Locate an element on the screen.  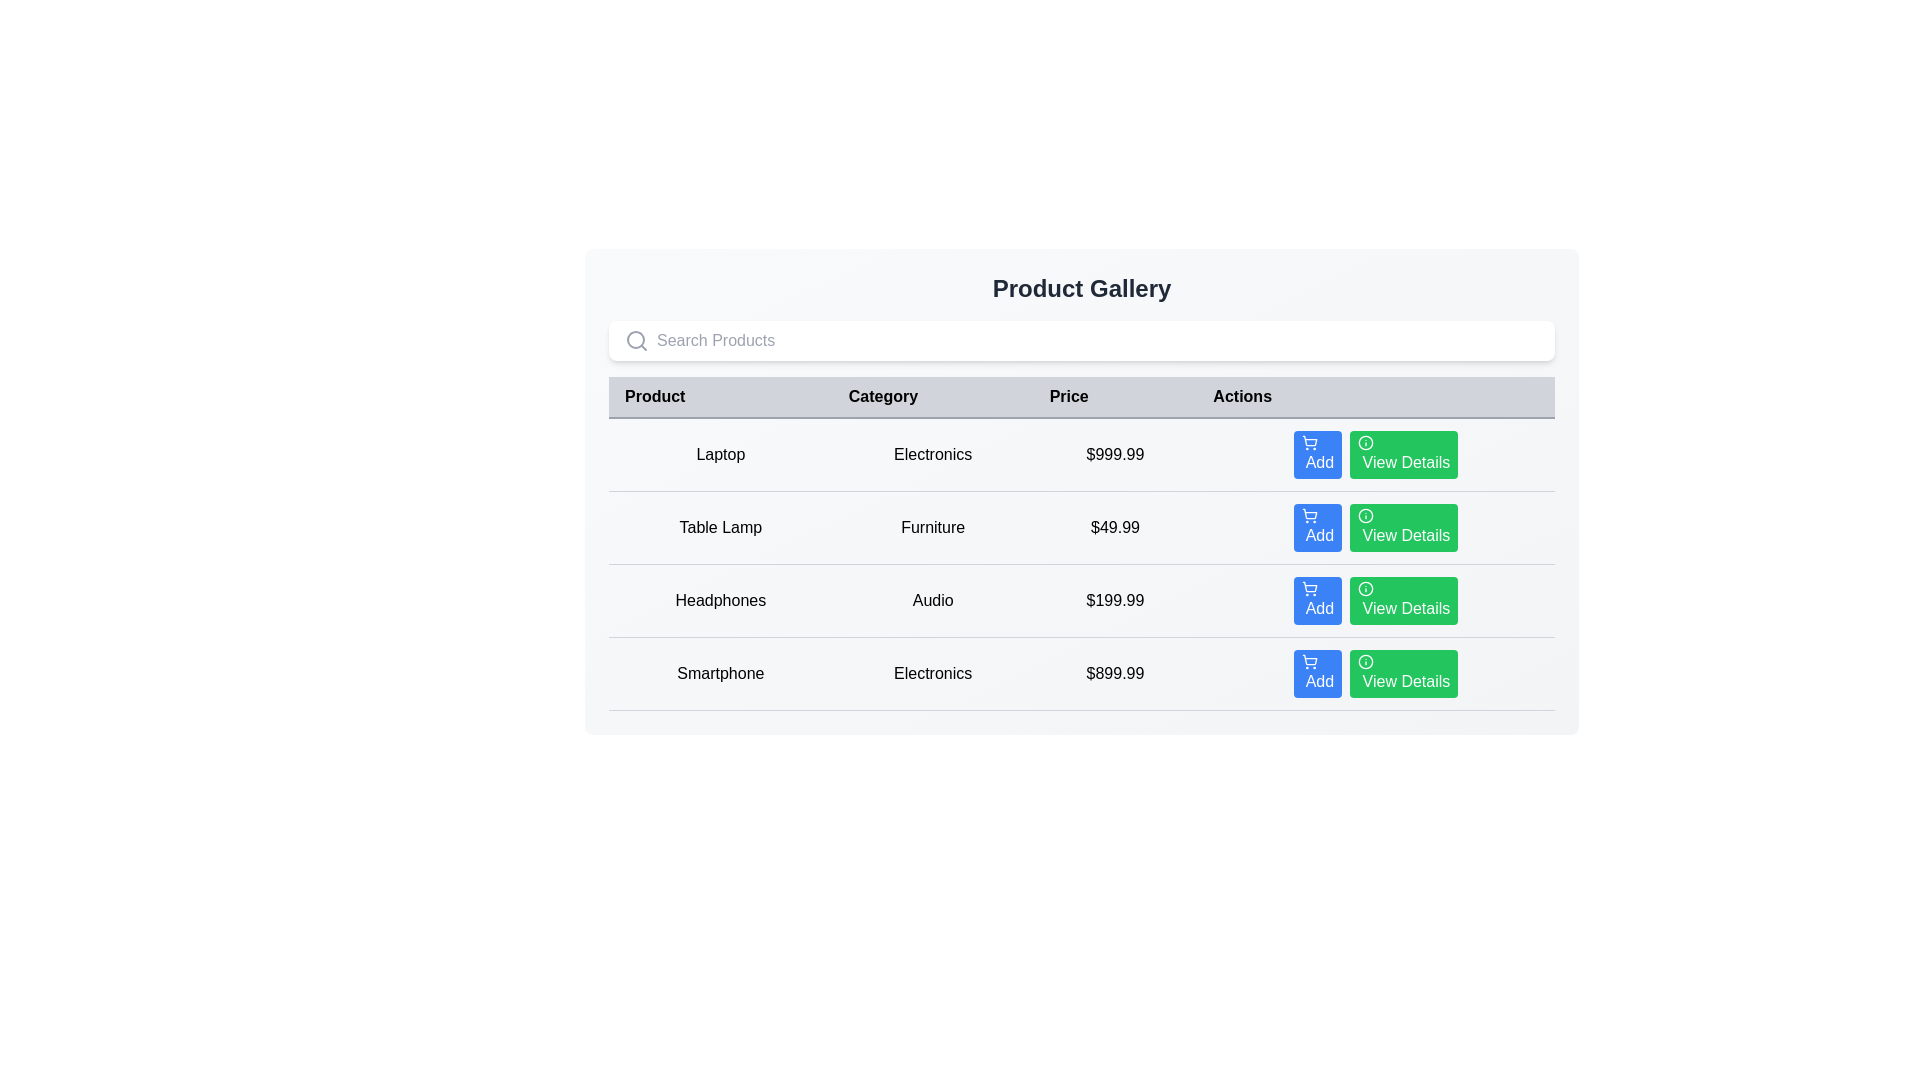
the icon representing the action of adding items to the cart in the blue 'Add' button for the product 'Laptop' is located at coordinates (1310, 442).